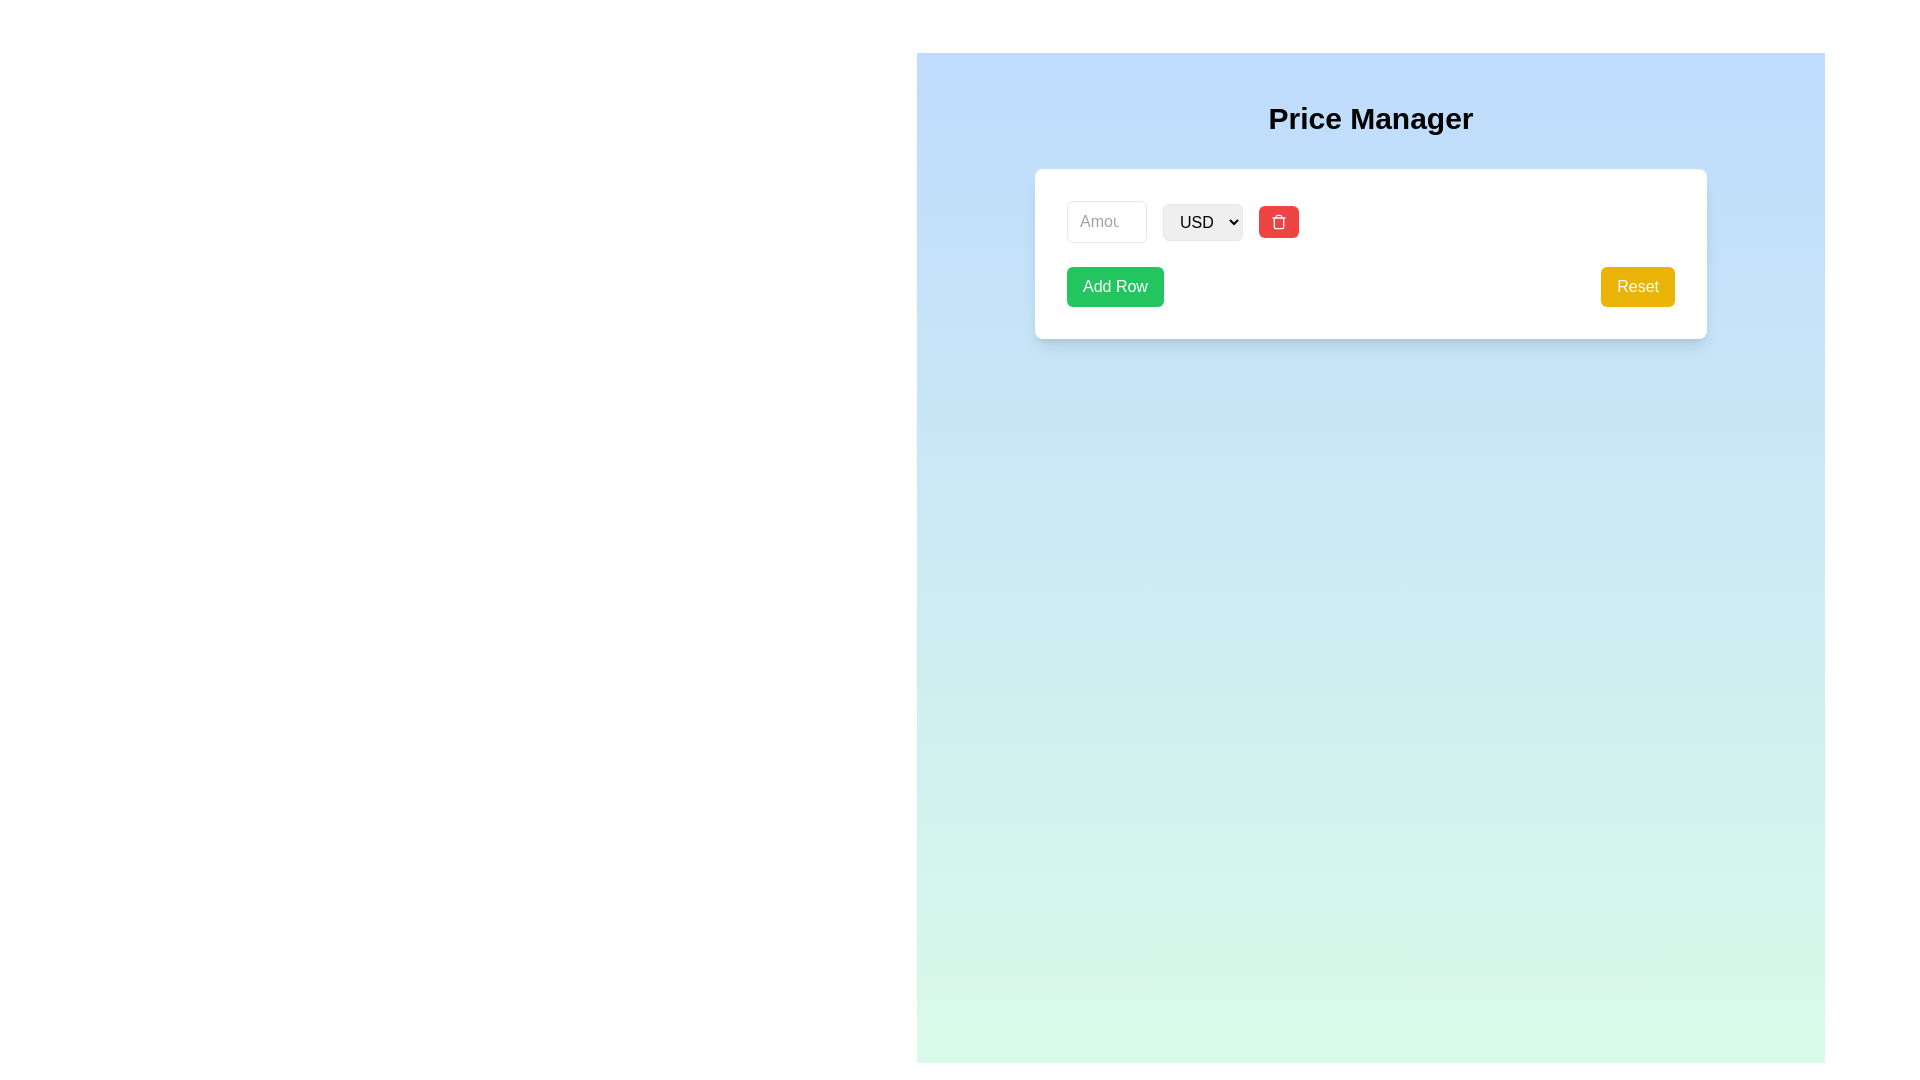  Describe the element at coordinates (1277, 222) in the screenshot. I see `the delete button, which is the fourth element in a horizontal group, positioned to the right of a dropdown menu and to the left of the green 'Add Row' button` at that location.